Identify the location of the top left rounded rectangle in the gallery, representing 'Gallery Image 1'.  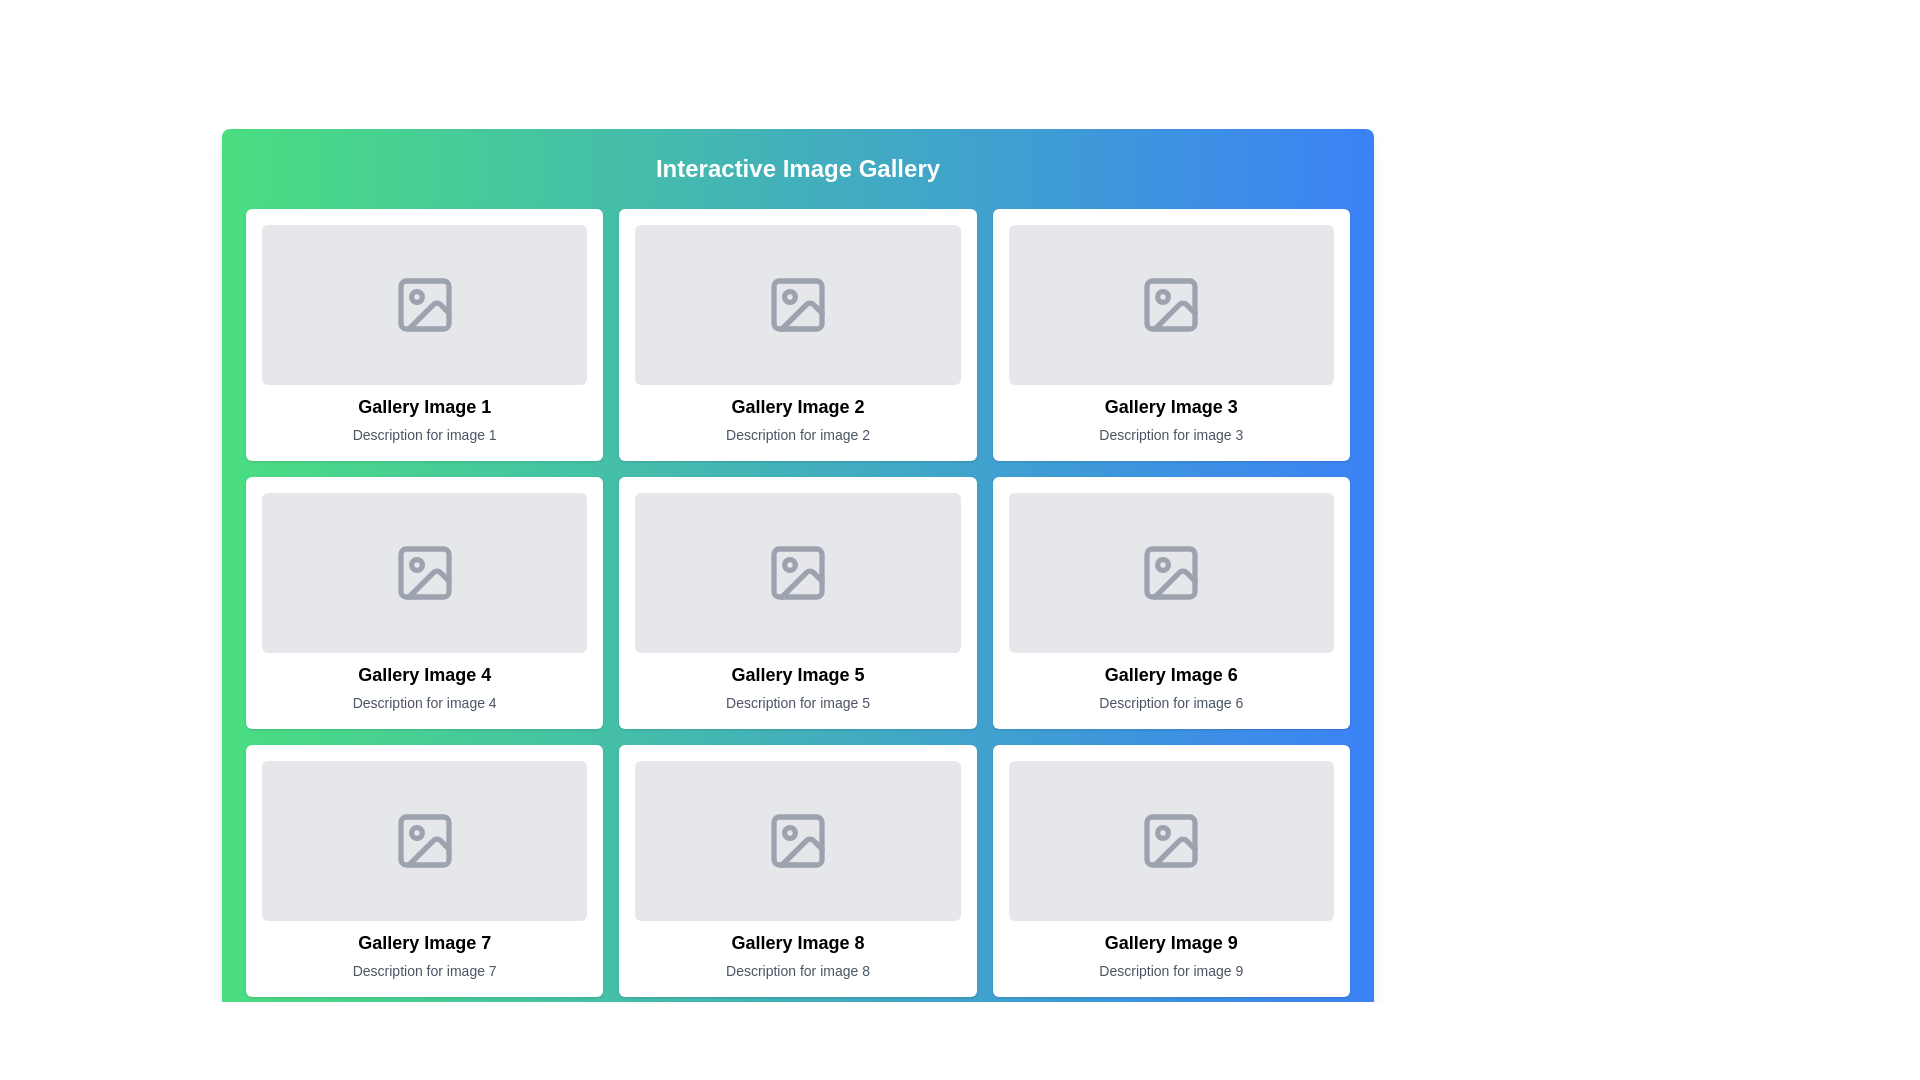
(423, 304).